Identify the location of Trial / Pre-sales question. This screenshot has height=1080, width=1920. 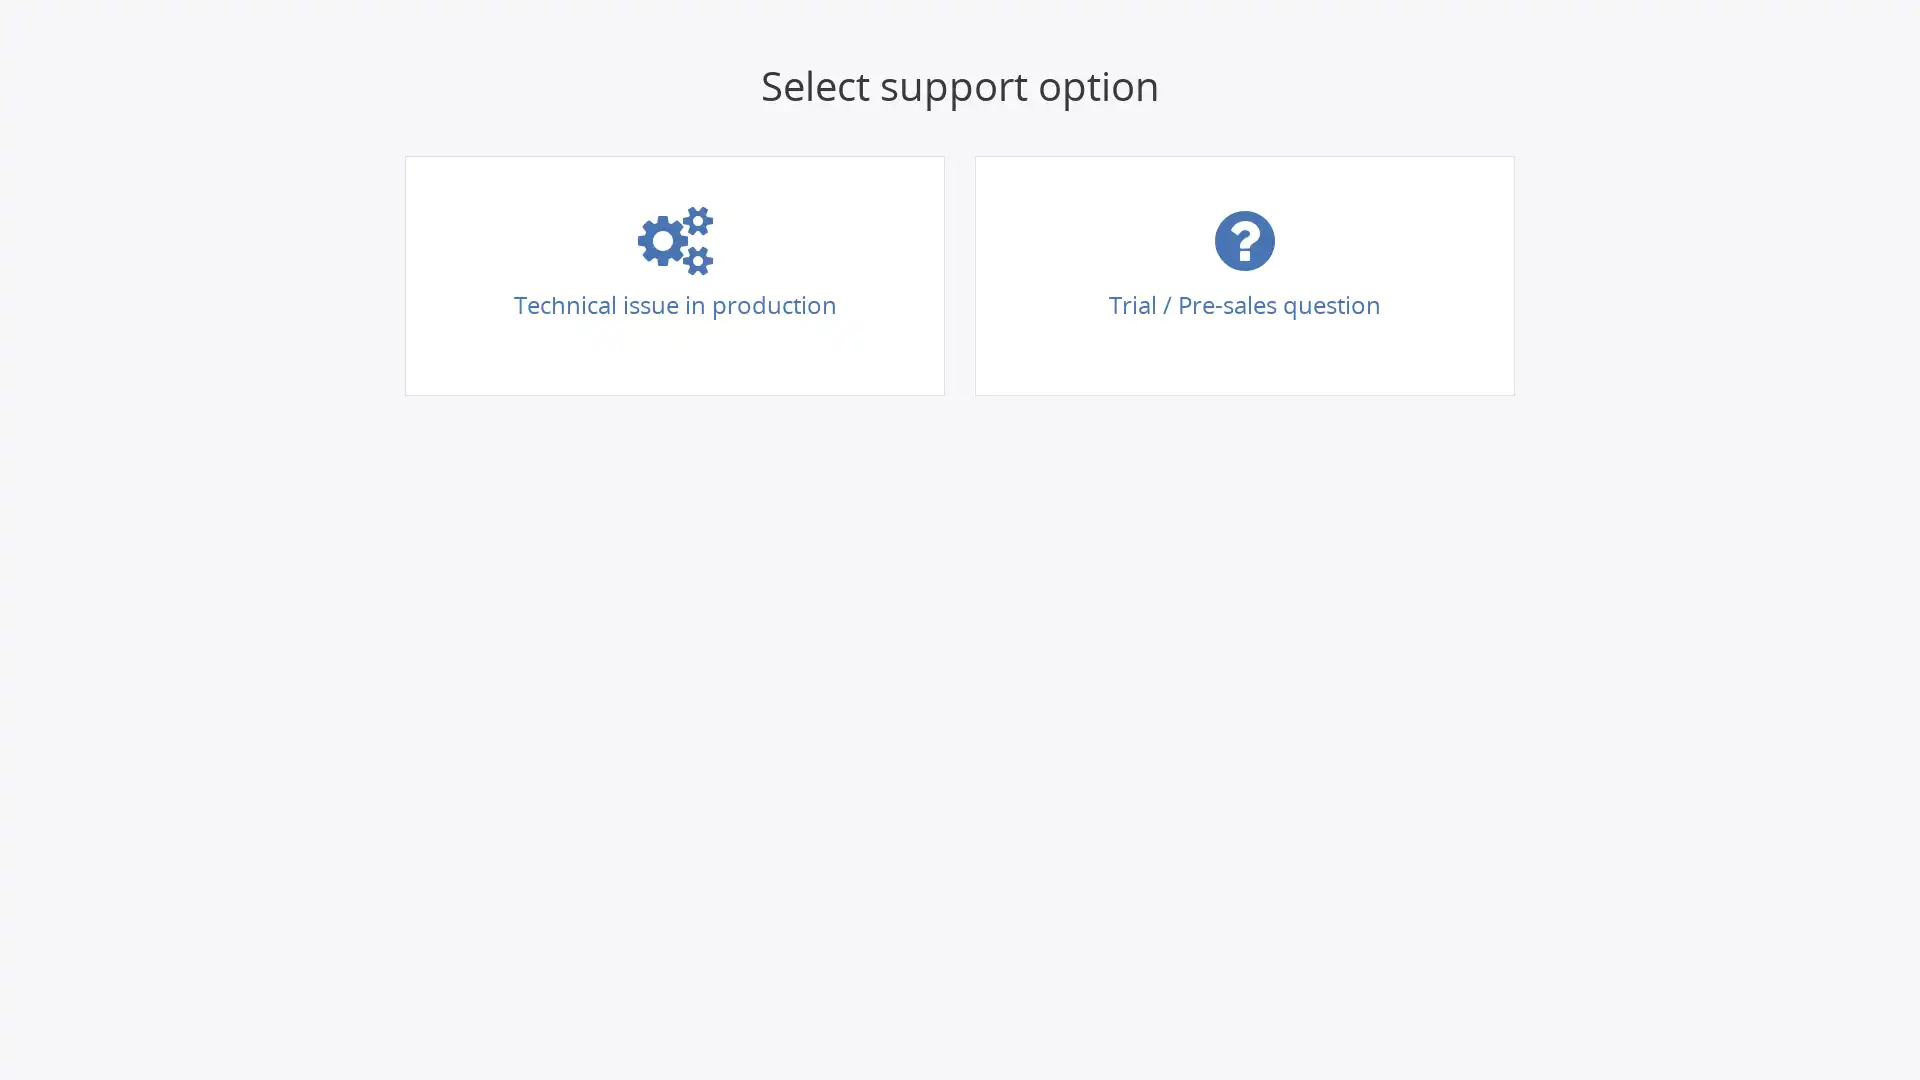
(1243, 276).